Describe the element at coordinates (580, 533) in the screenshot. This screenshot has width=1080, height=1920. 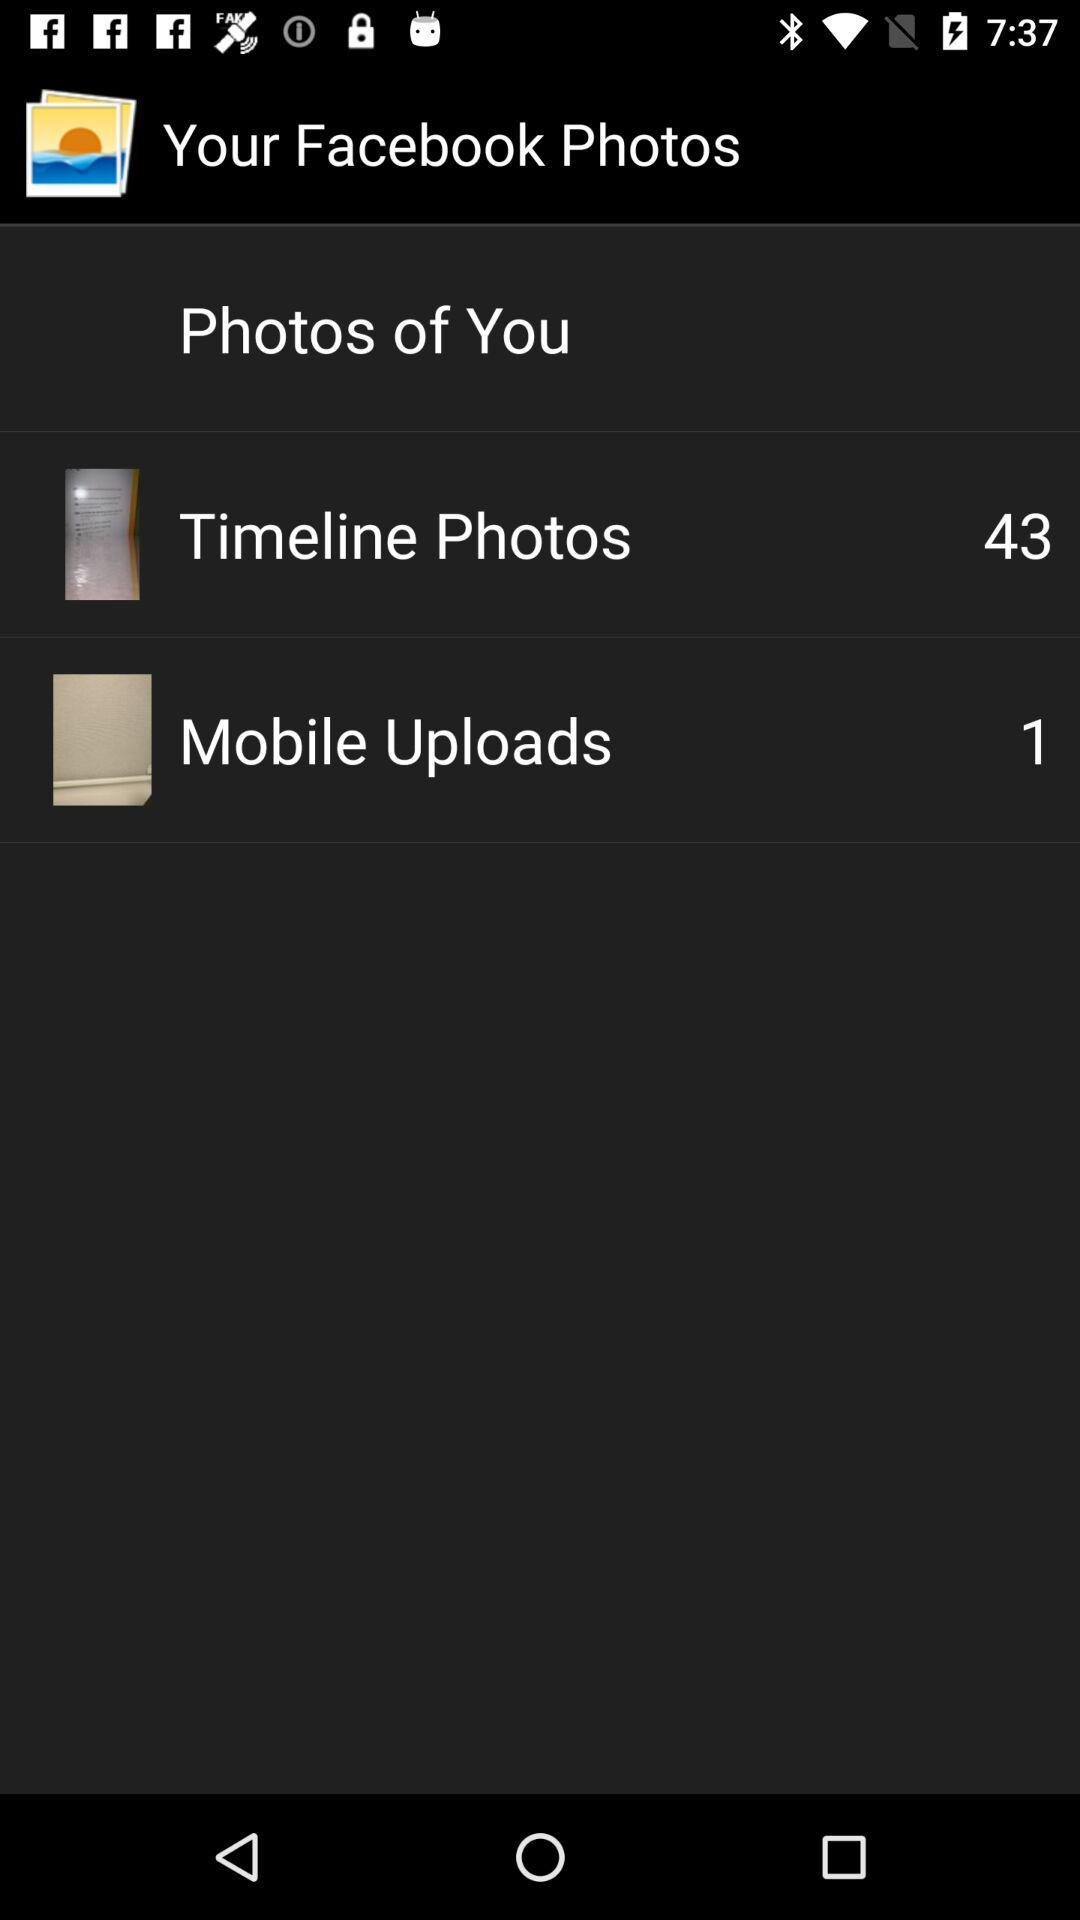
I see `timeline photos icon` at that location.